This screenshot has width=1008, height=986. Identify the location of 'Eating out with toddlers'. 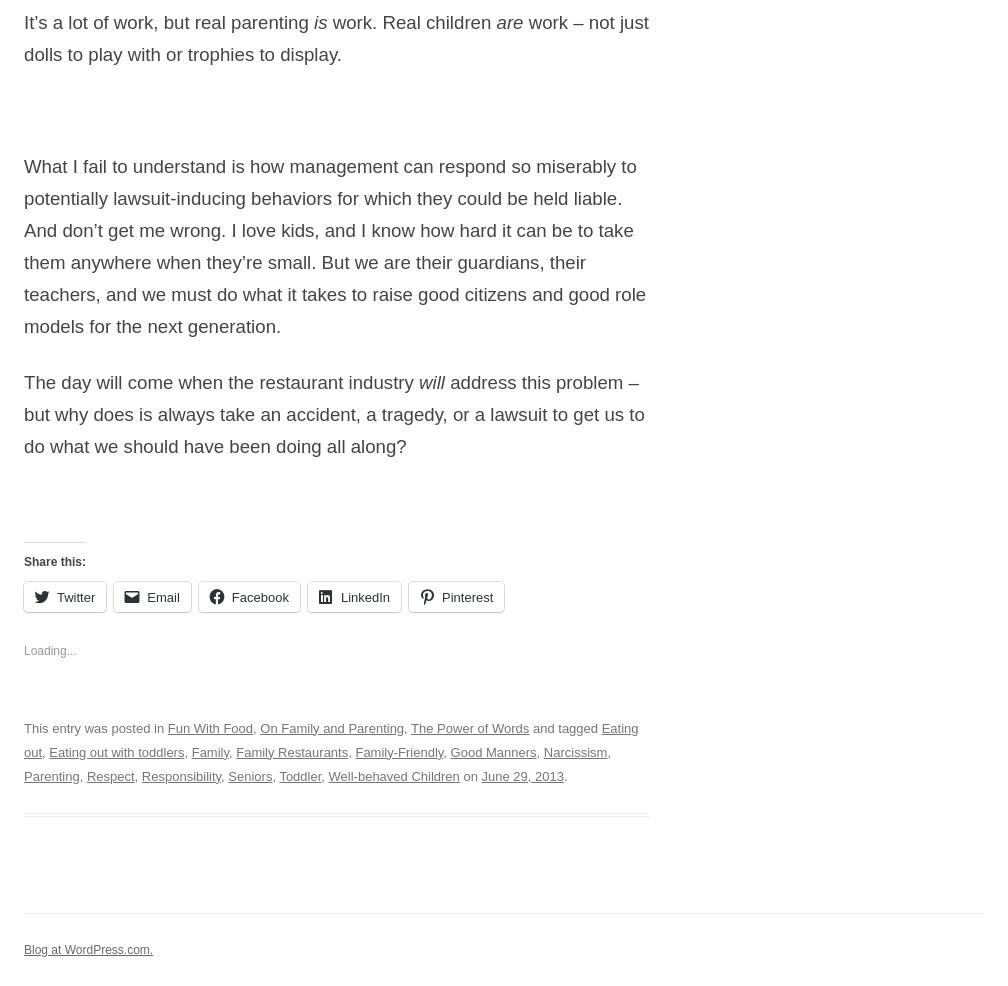
(116, 751).